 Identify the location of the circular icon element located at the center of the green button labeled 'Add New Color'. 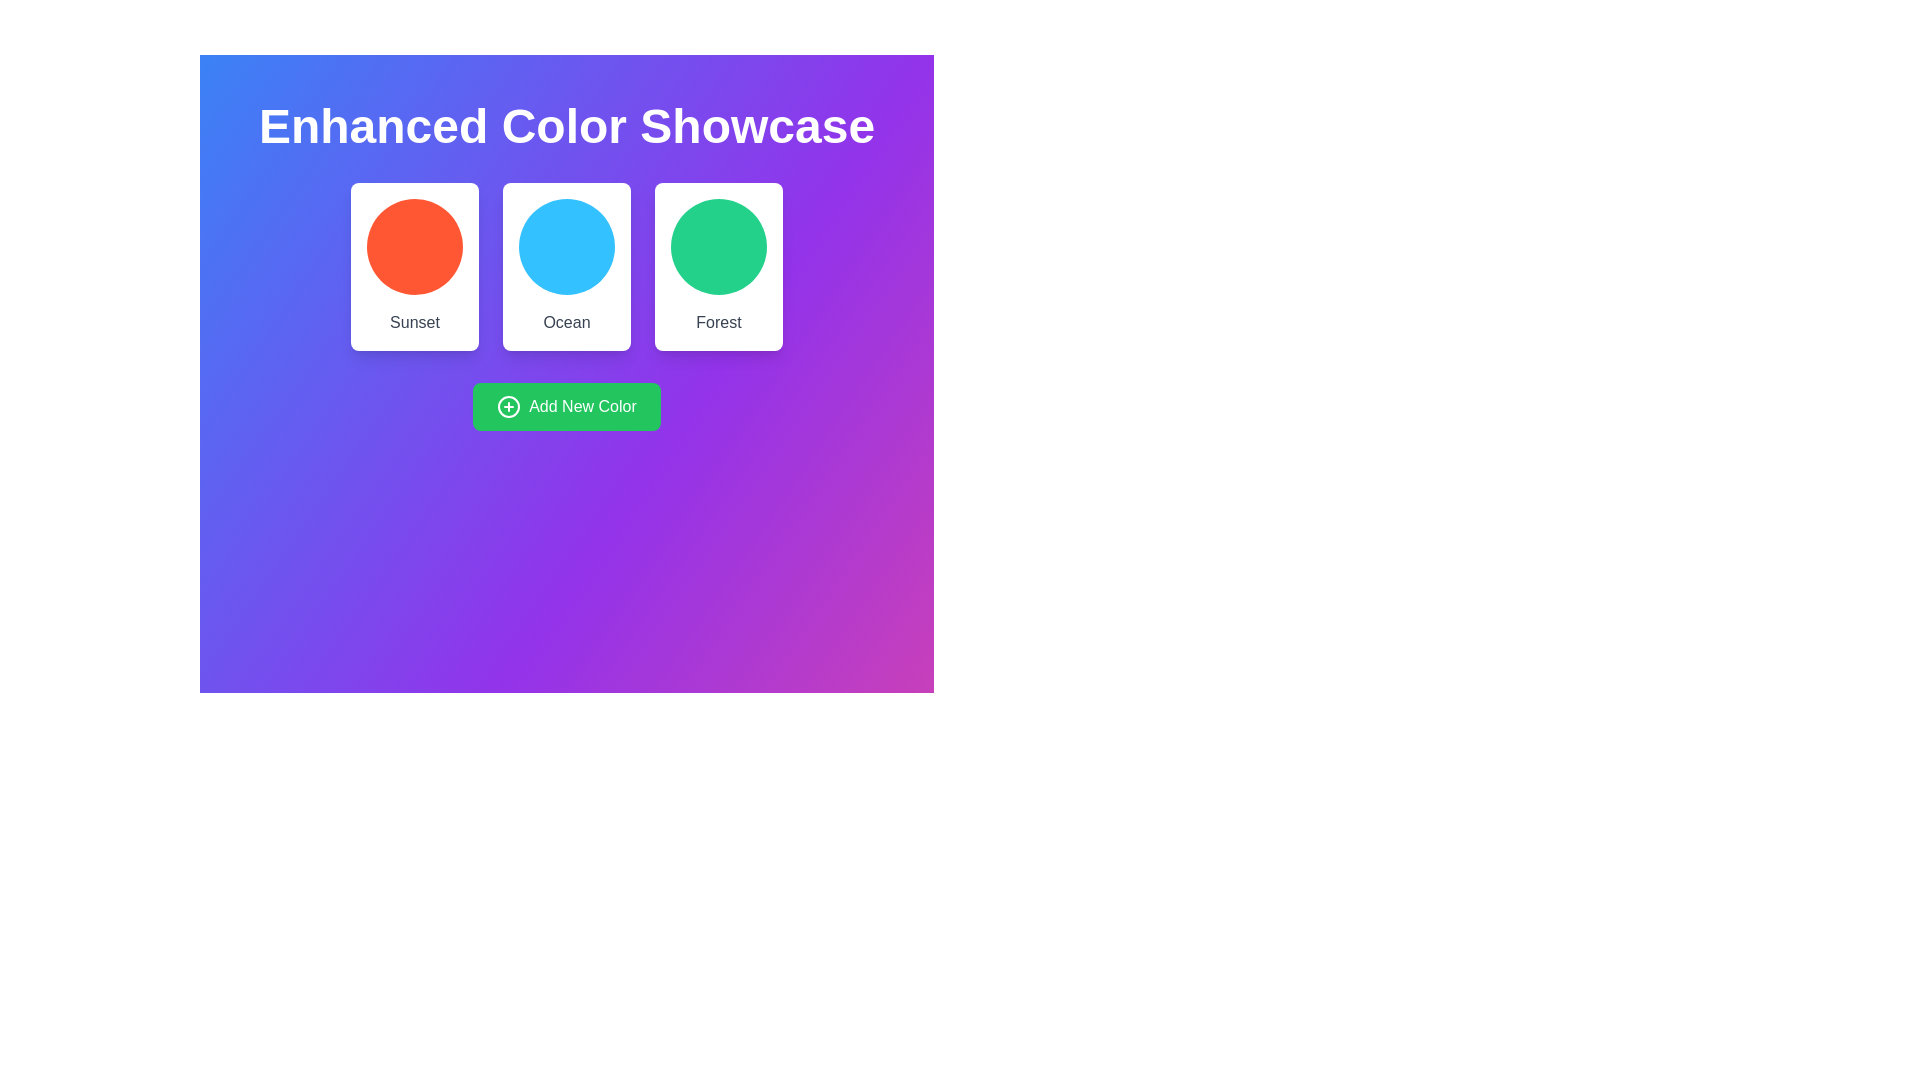
(509, 406).